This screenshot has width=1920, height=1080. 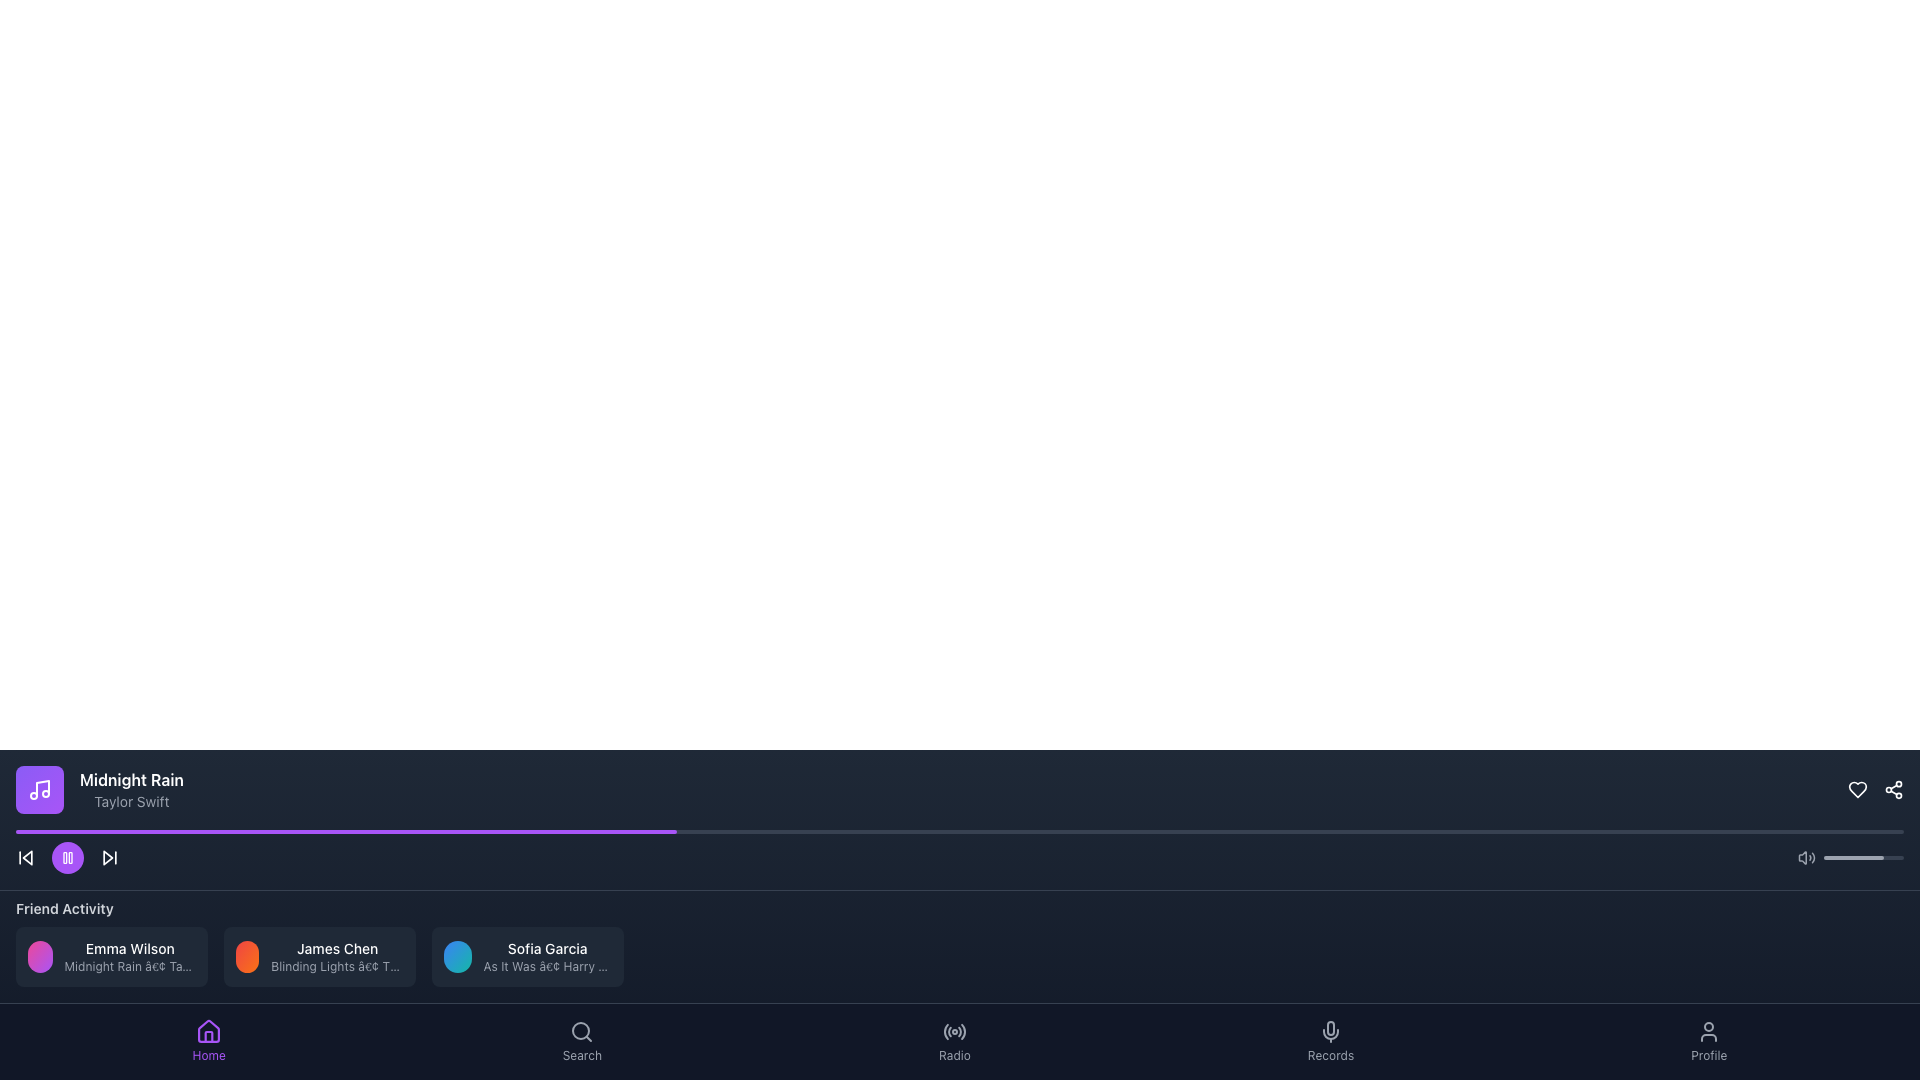 I want to click on the text label displaying 'Radio' located in the bottom navigation bar, specifically the fifth option from the left, so click(x=953, y=1055).